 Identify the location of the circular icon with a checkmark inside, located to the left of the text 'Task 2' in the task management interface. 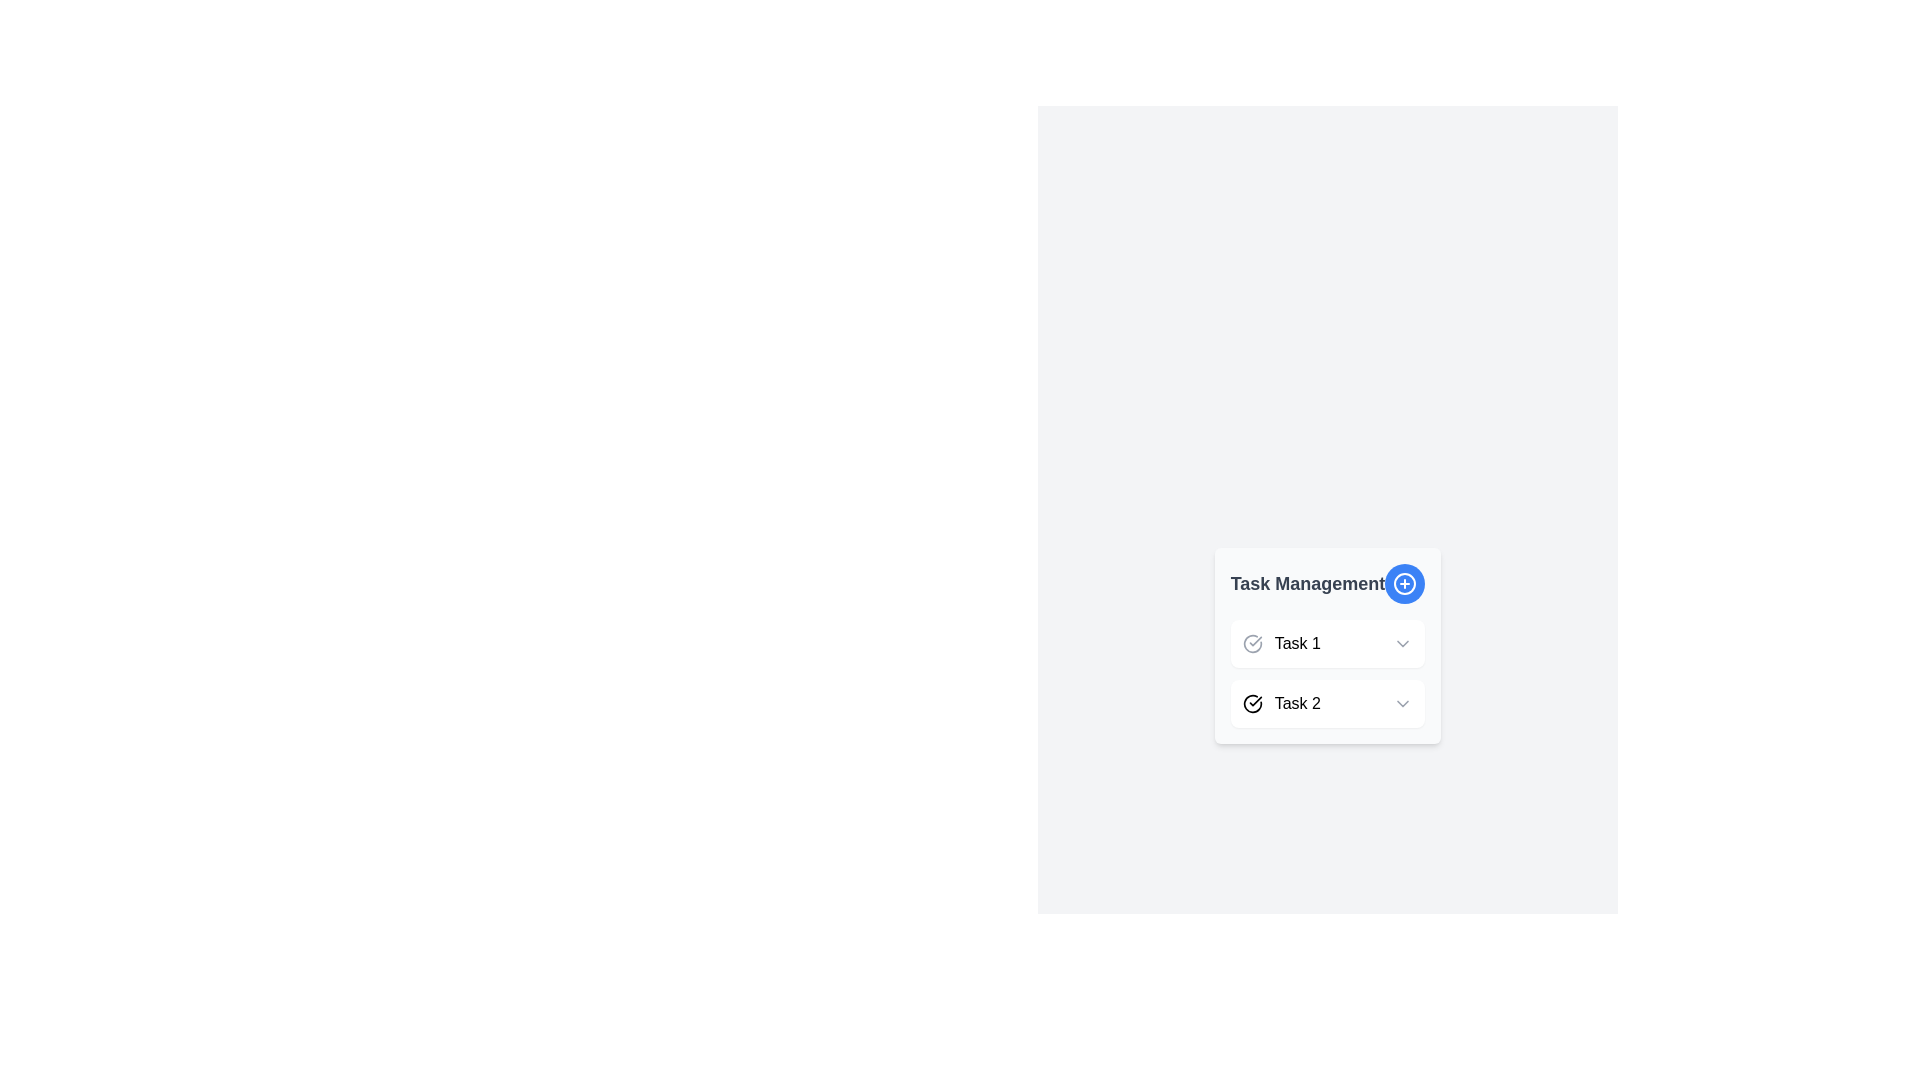
(1251, 703).